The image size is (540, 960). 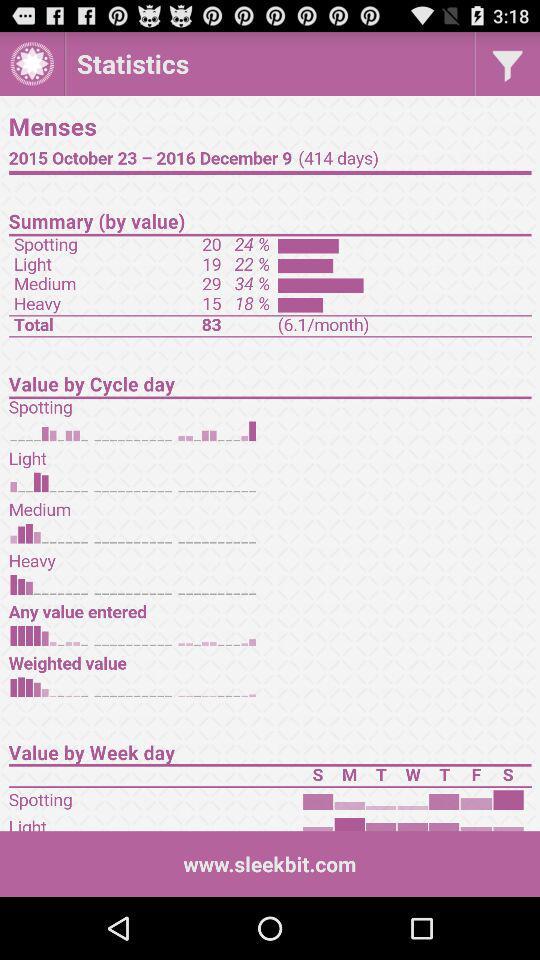 I want to click on the settings icon, so click(x=31, y=68).